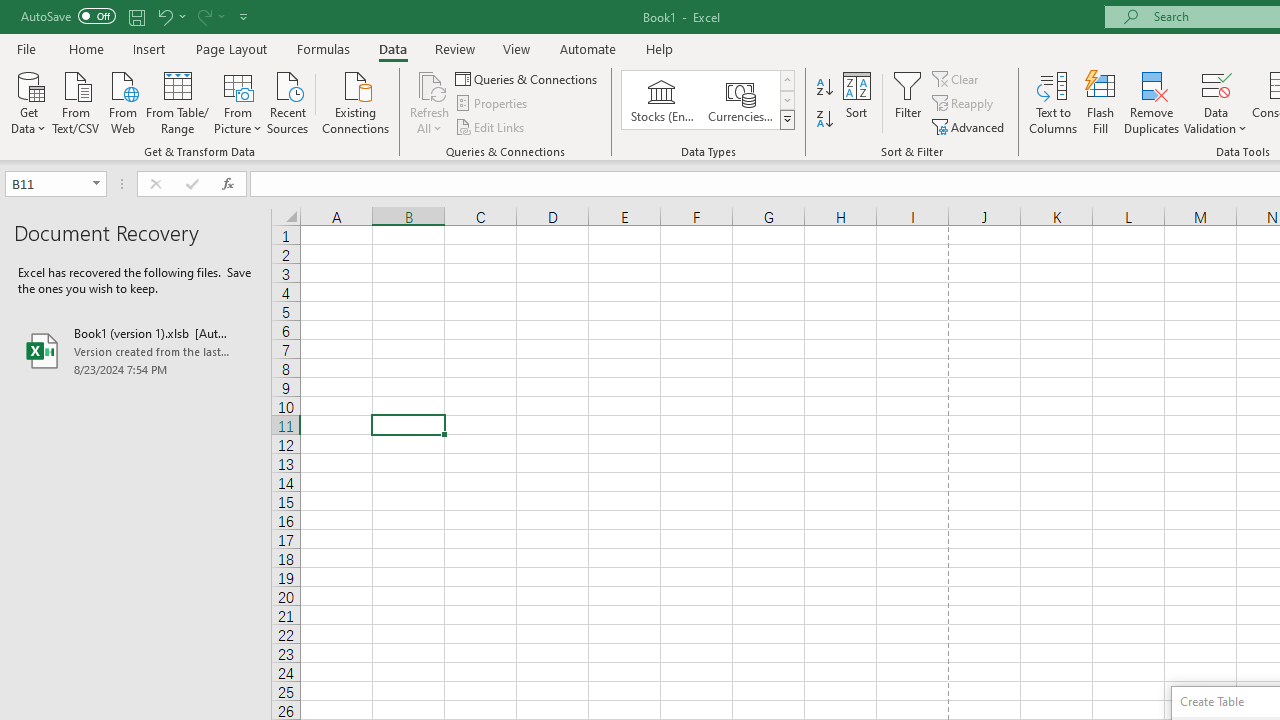 This screenshot has width=1280, height=720. Describe the element at coordinates (786, 119) in the screenshot. I see `'Class: NetUIImage'` at that location.